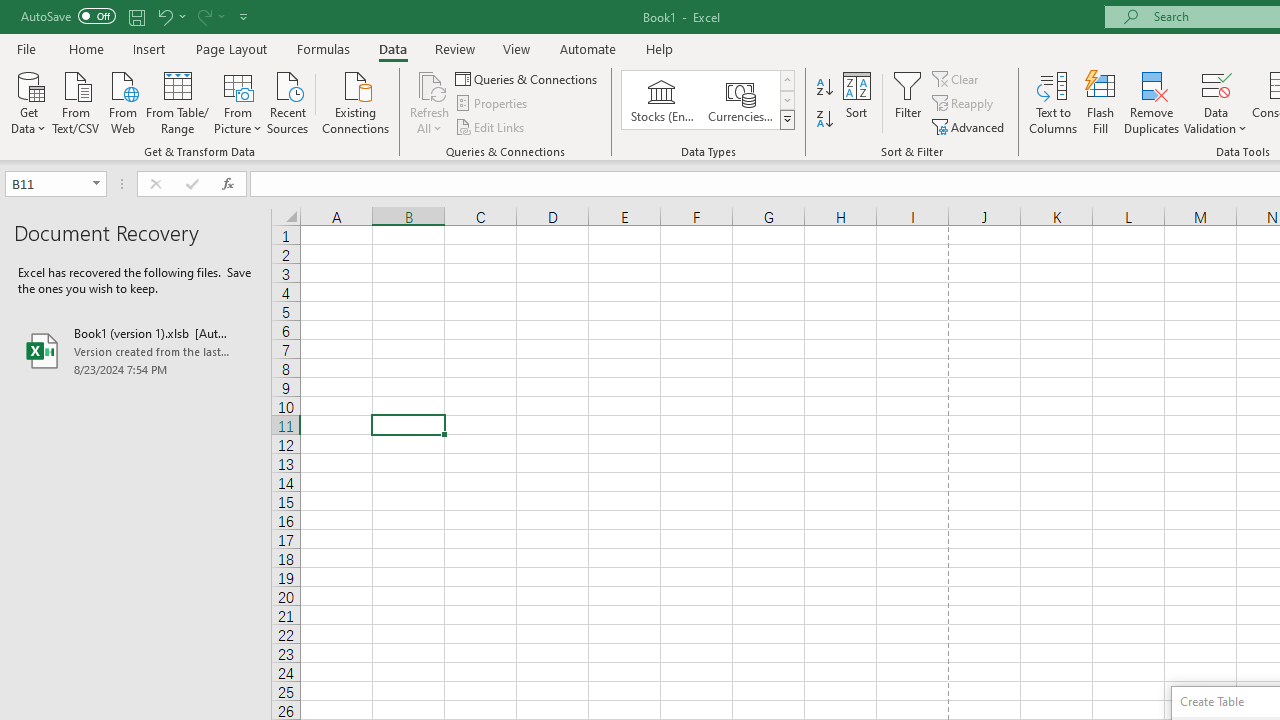 This screenshot has width=1280, height=720. Describe the element at coordinates (786, 119) in the screenshot. I see `'Class: NetUIImage'` at that location.